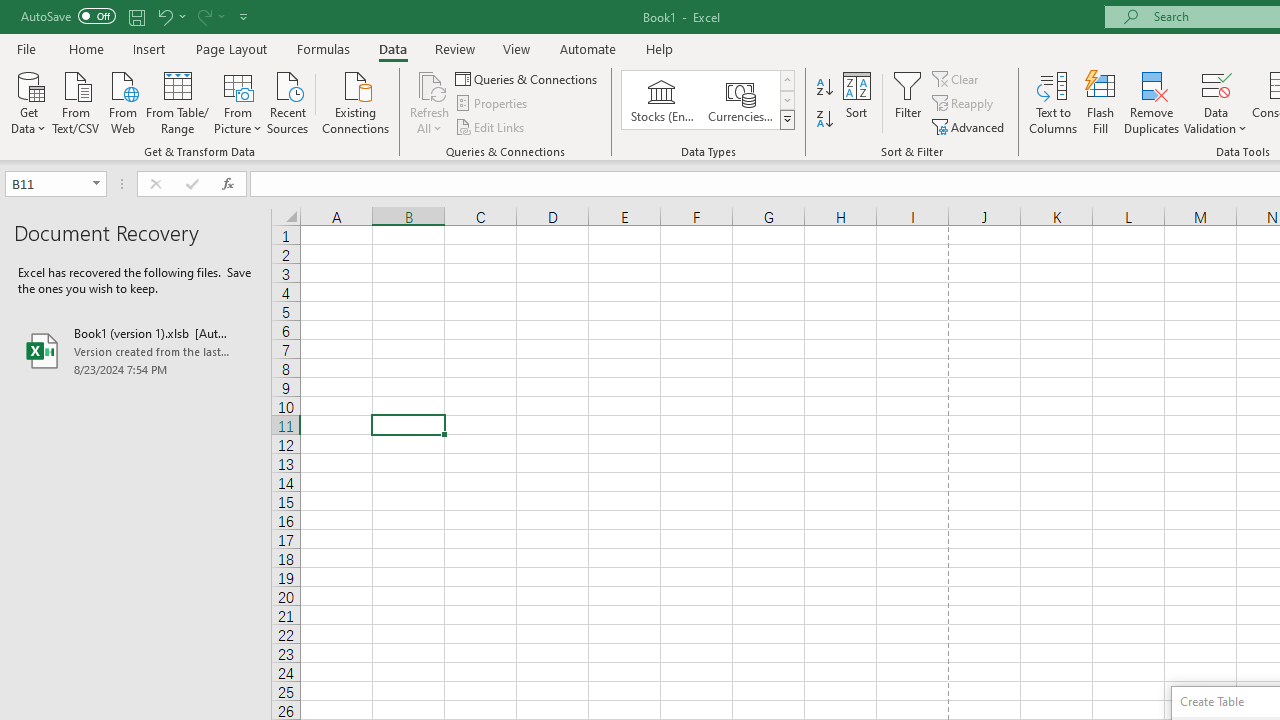 This screenshot has width=1280, height=720. Describe the element at coordinates (786, 119) in the screenshot. I see `'Class: NetUIImage'` at that location.